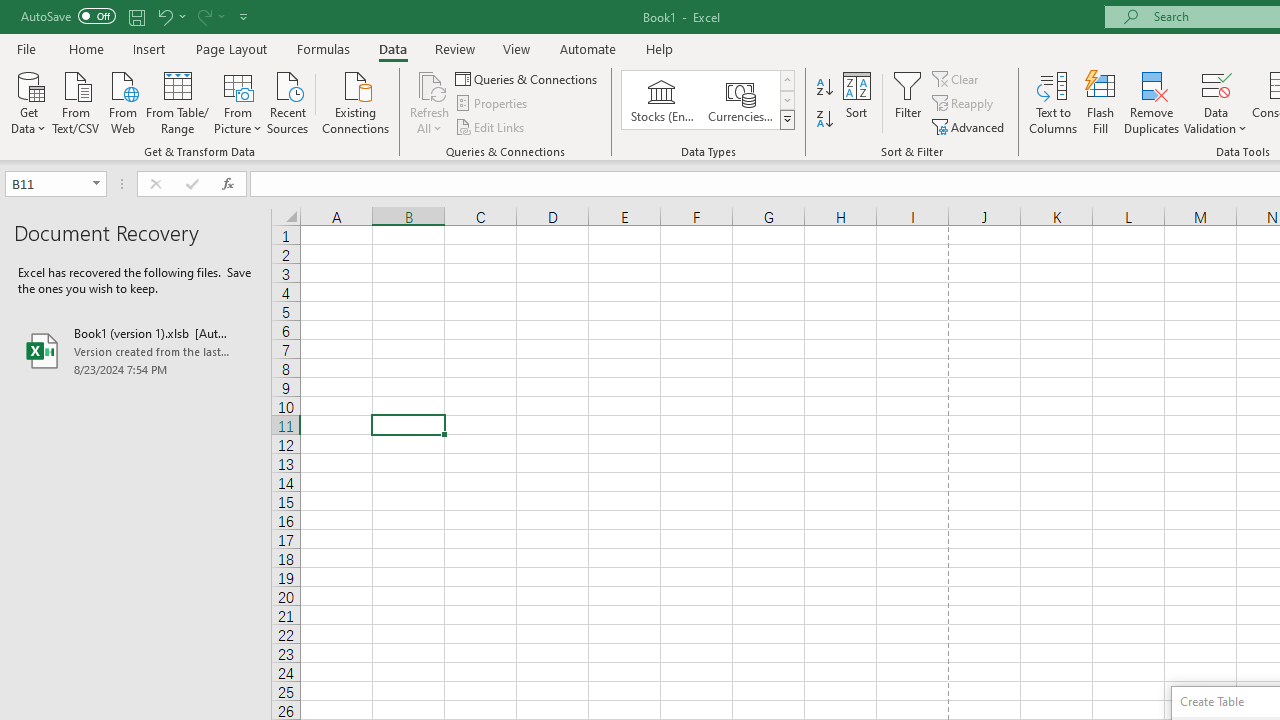 This screenshot has width=1280, height=720. Describe the element at coordinates (786, 119) in the screenshot. I see `'Class: NetUIImage'` at that location.